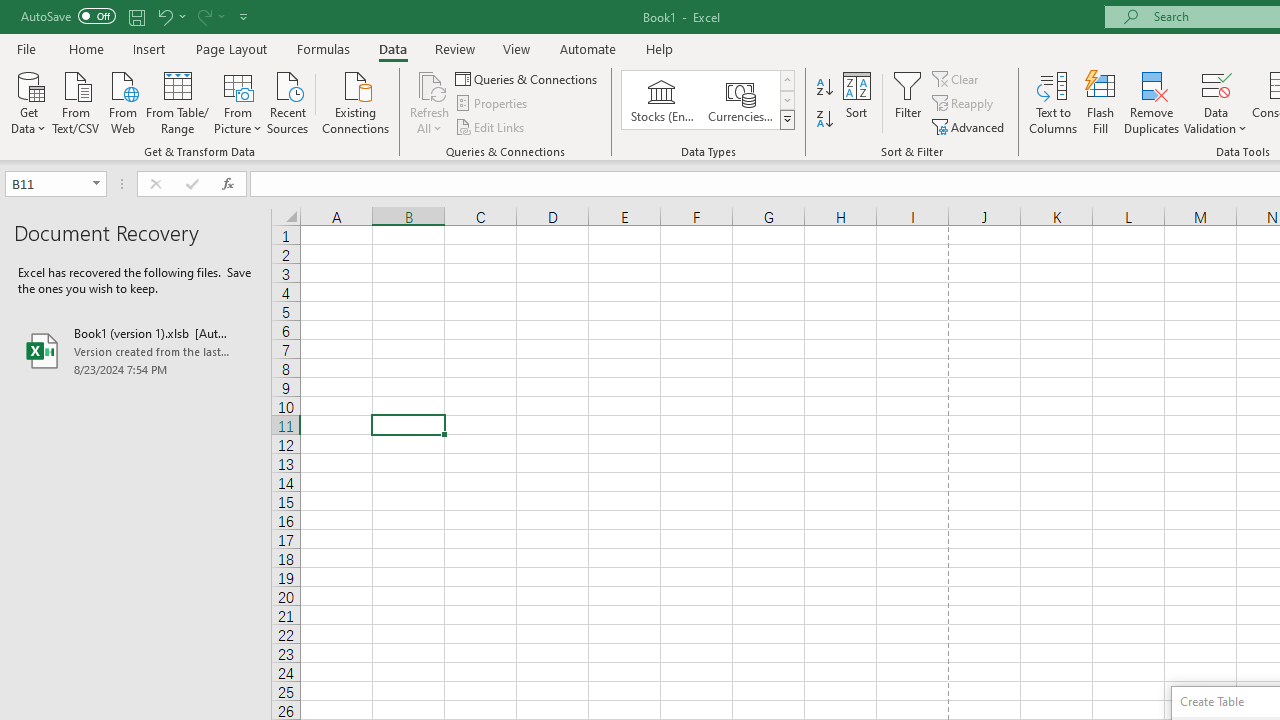 This screenshot has width=1280, height=720. Describe the element at coordinates (786, 119) in the screenshot. I see `'Class: NetUIImage'` at that location.